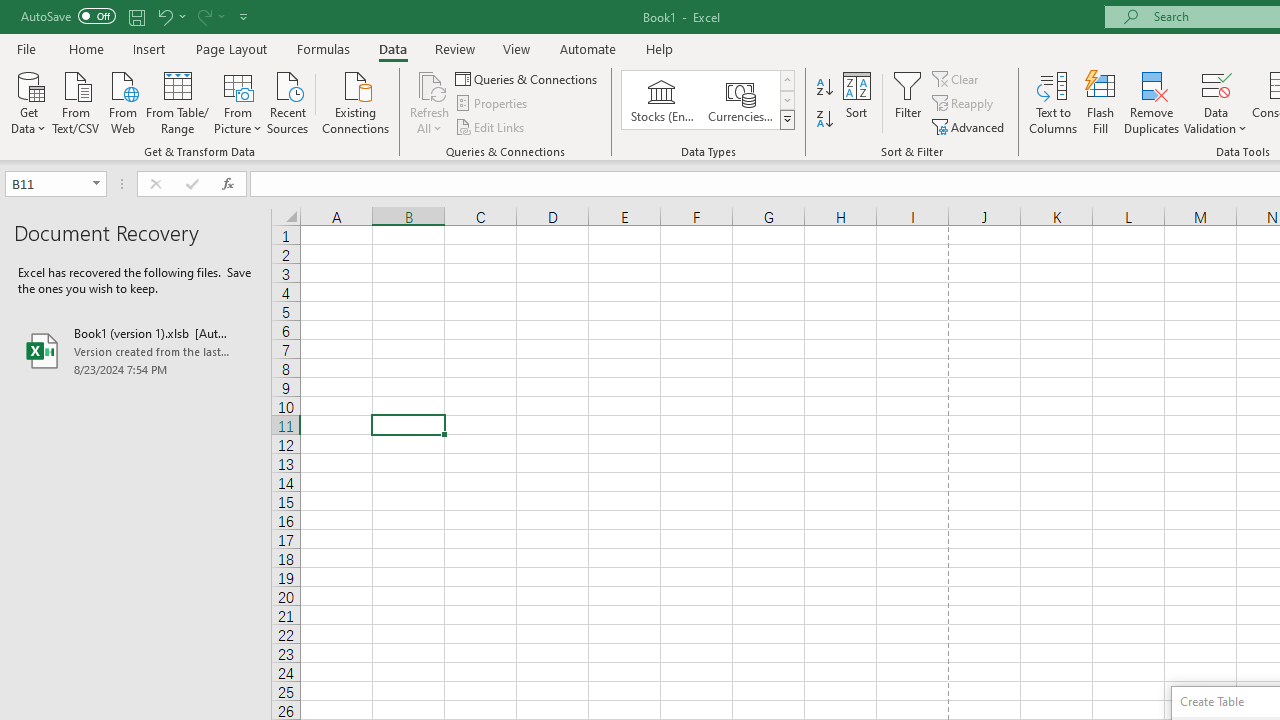 This screenshot has width=1280, height=720. Describe the element at coordinates (786, 119) in the screenshot. I see `'Class: NetUIImage'` at that location.